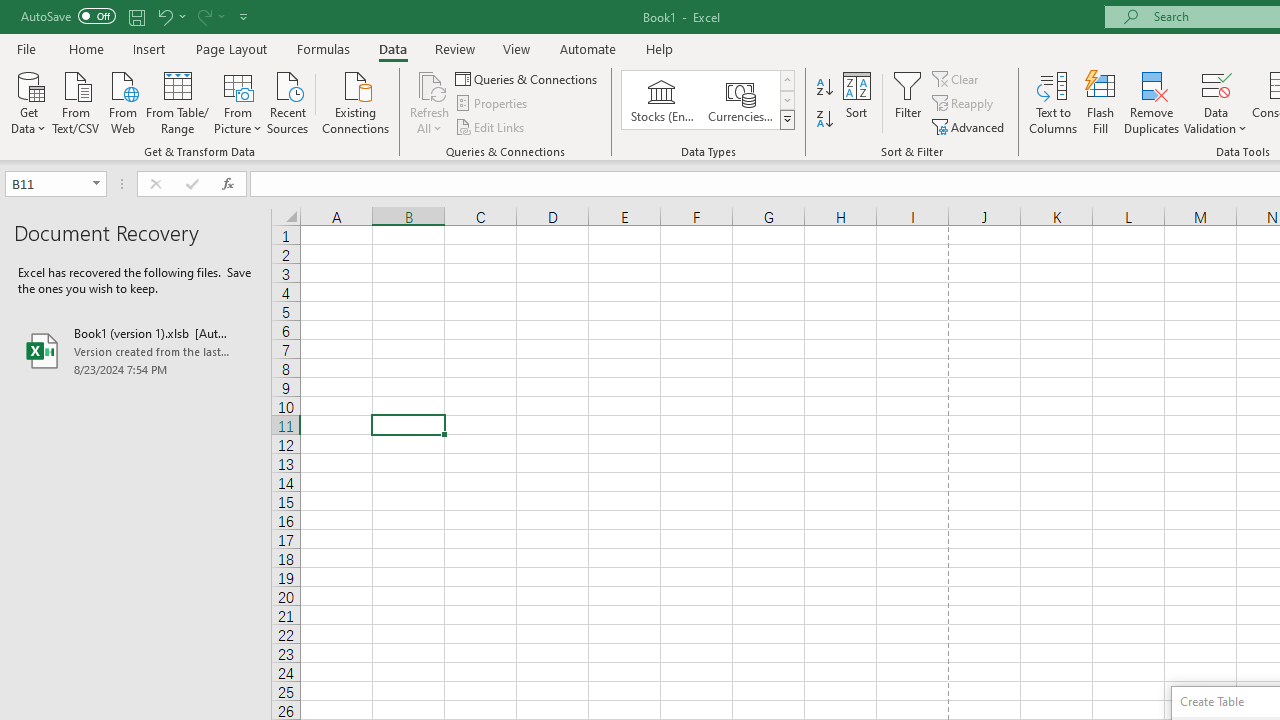 This screenshot has width=1280, height=720. Describe the element at coordinates (786, 119) in the screenshot. I see `'Class: NetUIImage'` at that location.